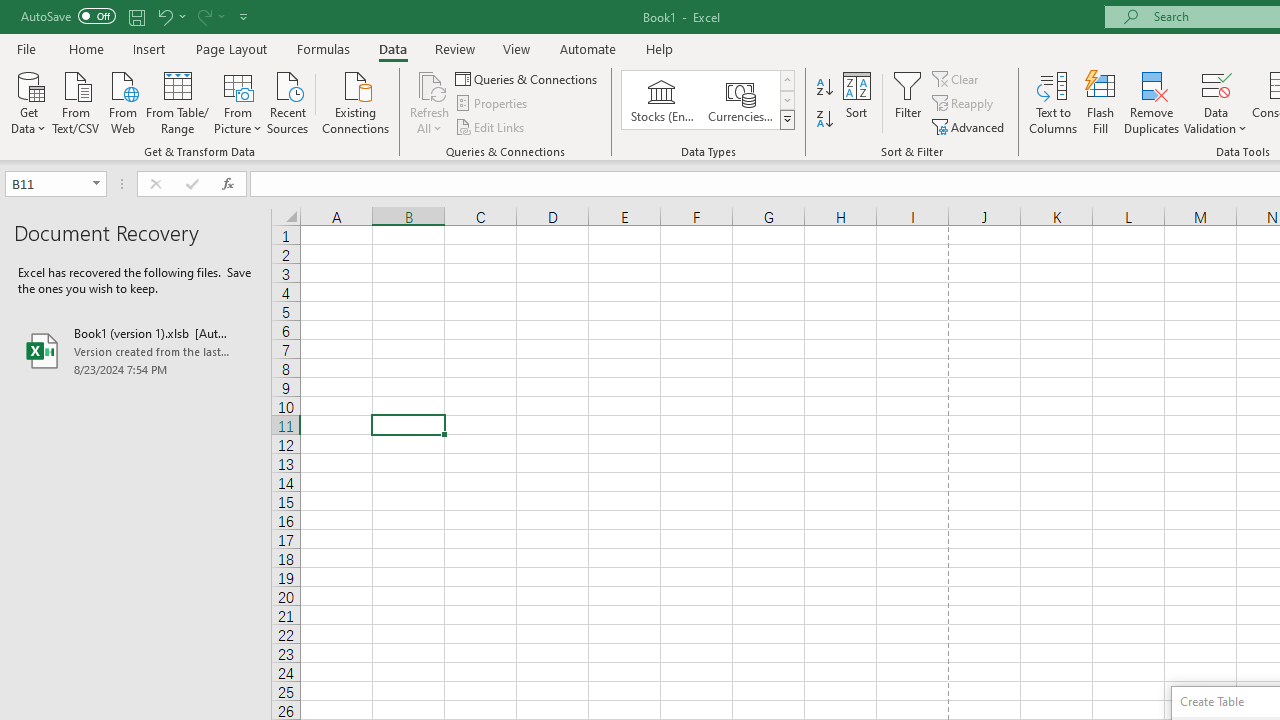 This screenshot has width=1280, height=720. Describe the element at coordinates (786, 119) in the screenshot. I see `'Class: NetUIImage'` at that location.